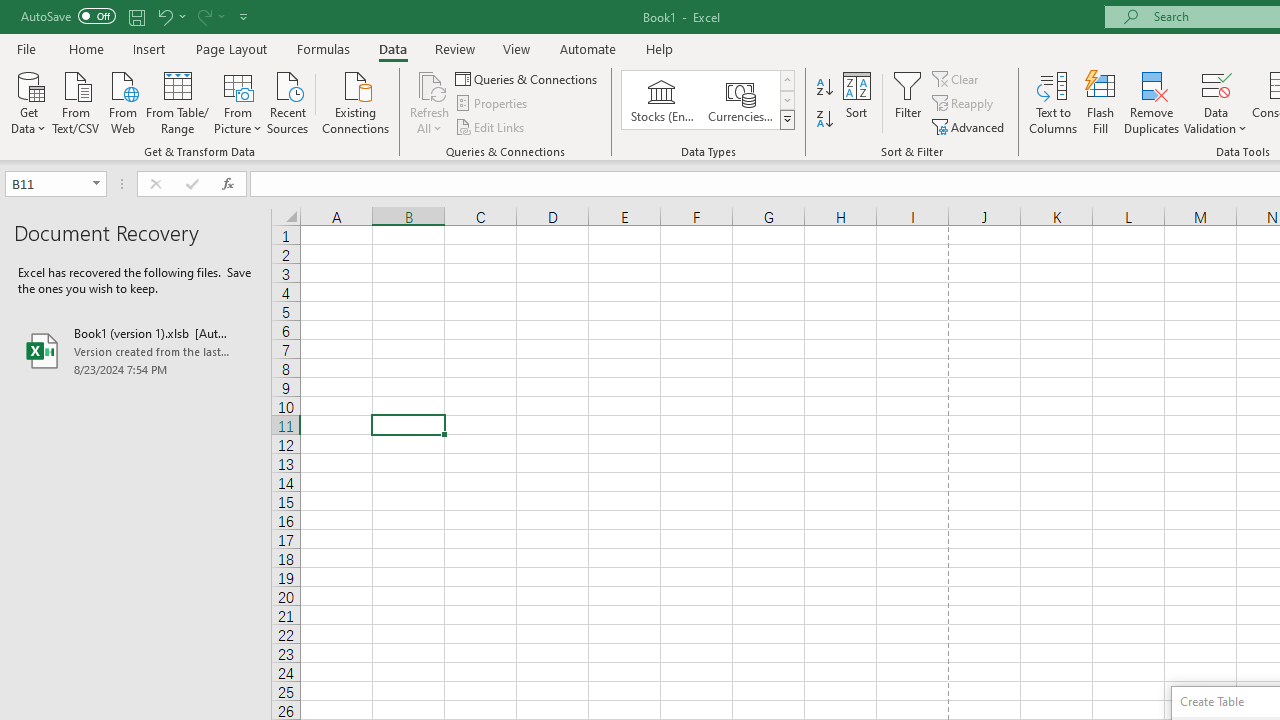 This screenshot has width=1280, height=720. Describe the element at coordinates (786, 119) in the screenshot. I see `'Class: NetUIImage'` at that location.